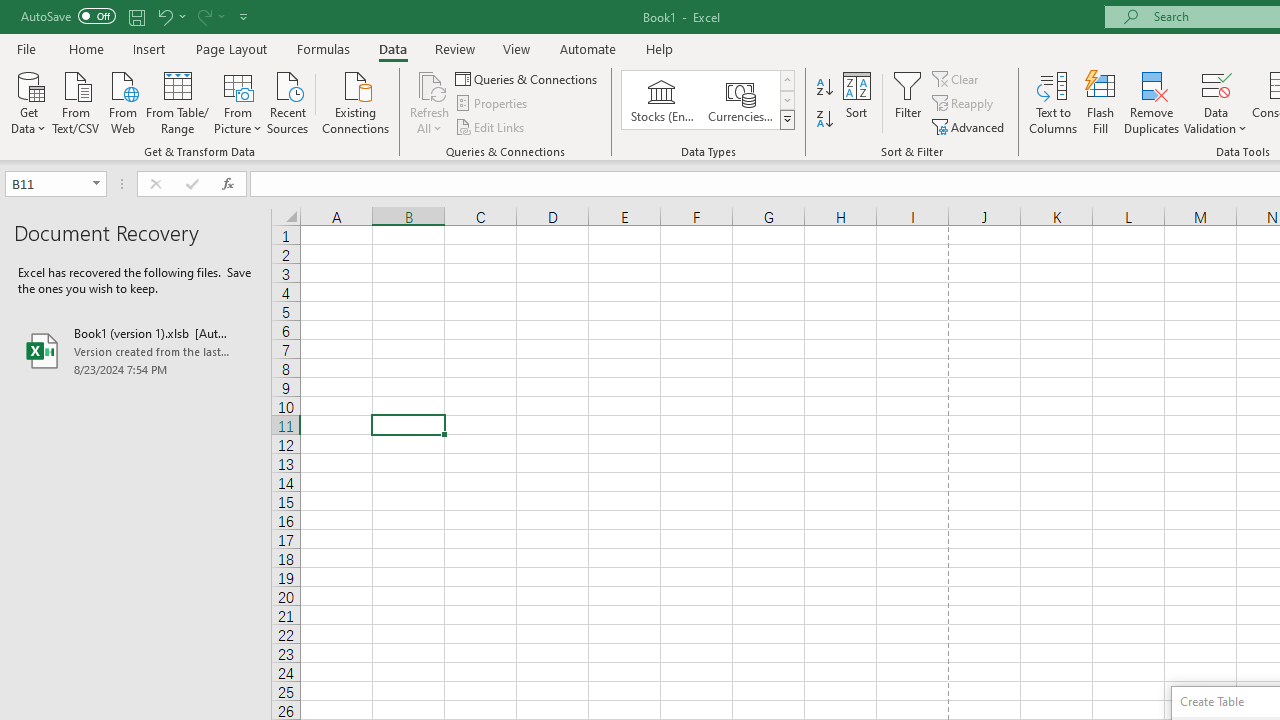 This screenshot has width=1280, height=720. Describe the element at coordinates (786, 119) in the screenshot. I see `'Class: NetUIImage'` at that location.